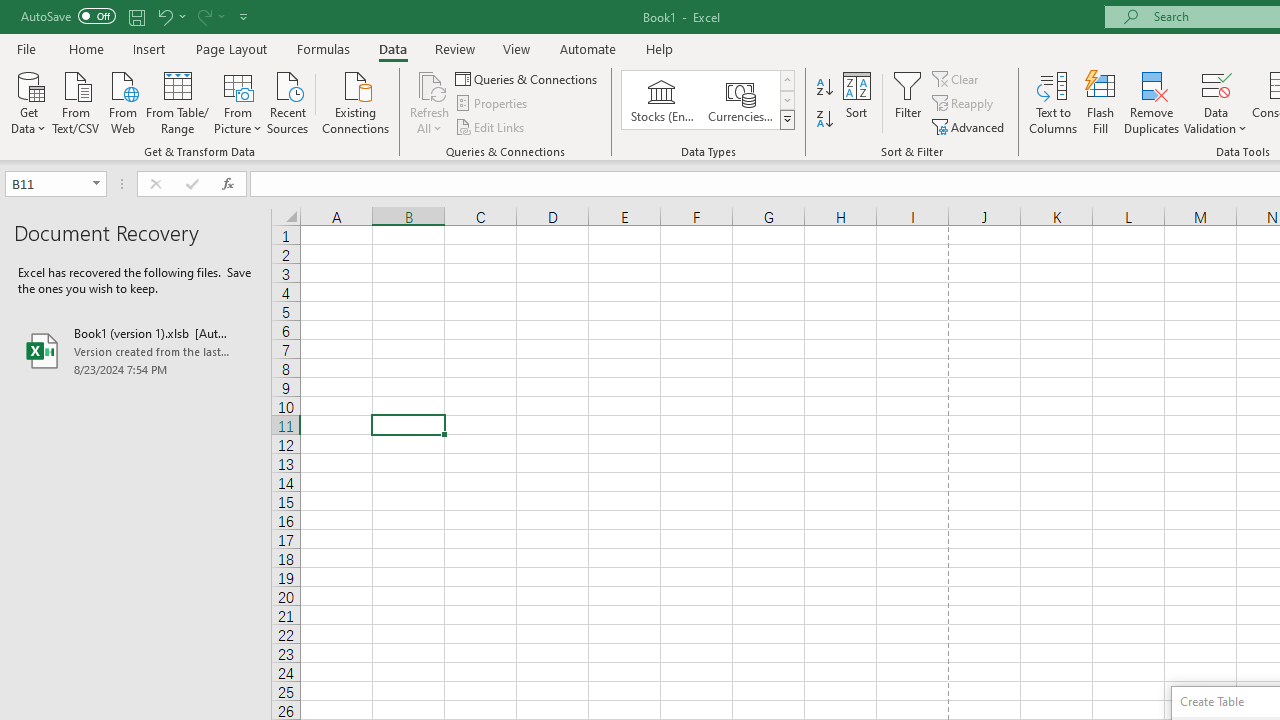 This screenshot has width=1280, height=720. Describe the element at coordinates (786, 119) in the screenshot. I see `'Class: NetUIImage'` at that location.